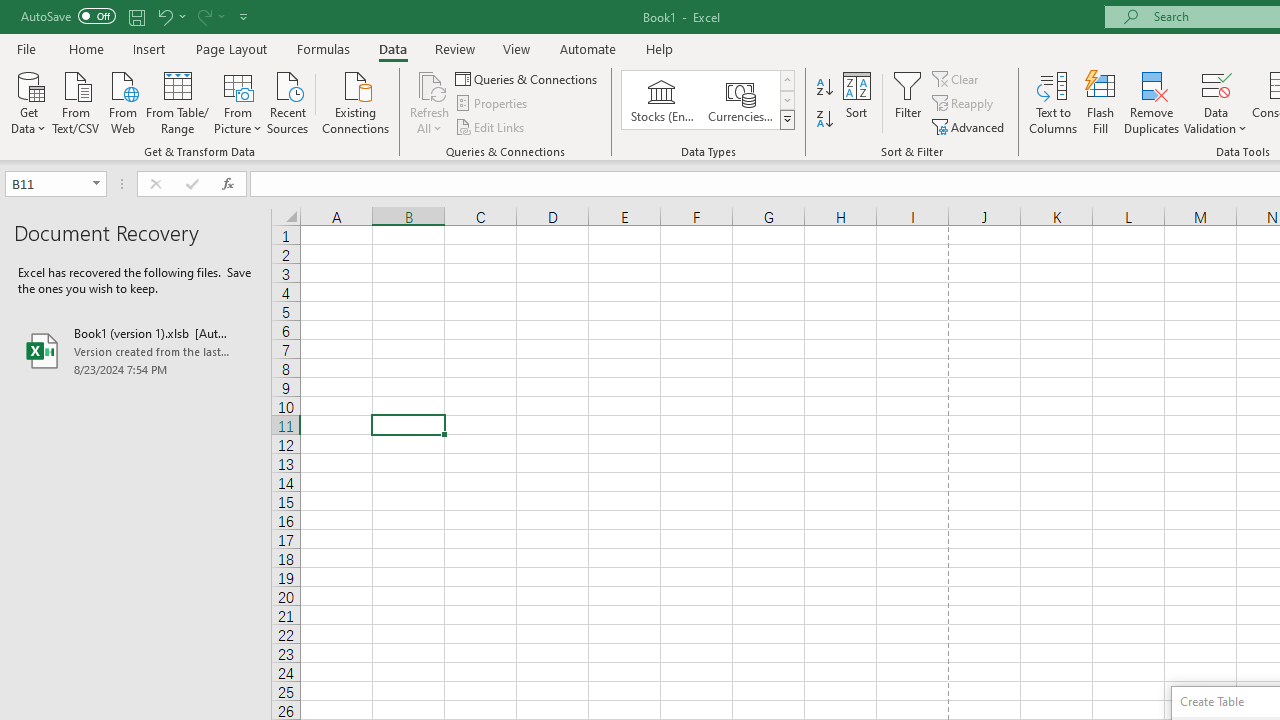 This screenshot has width=1280, height=720. Describe the element at coordinates (786, 119) in the screenshot. I see `'Class: NetUIImage'` at that location.